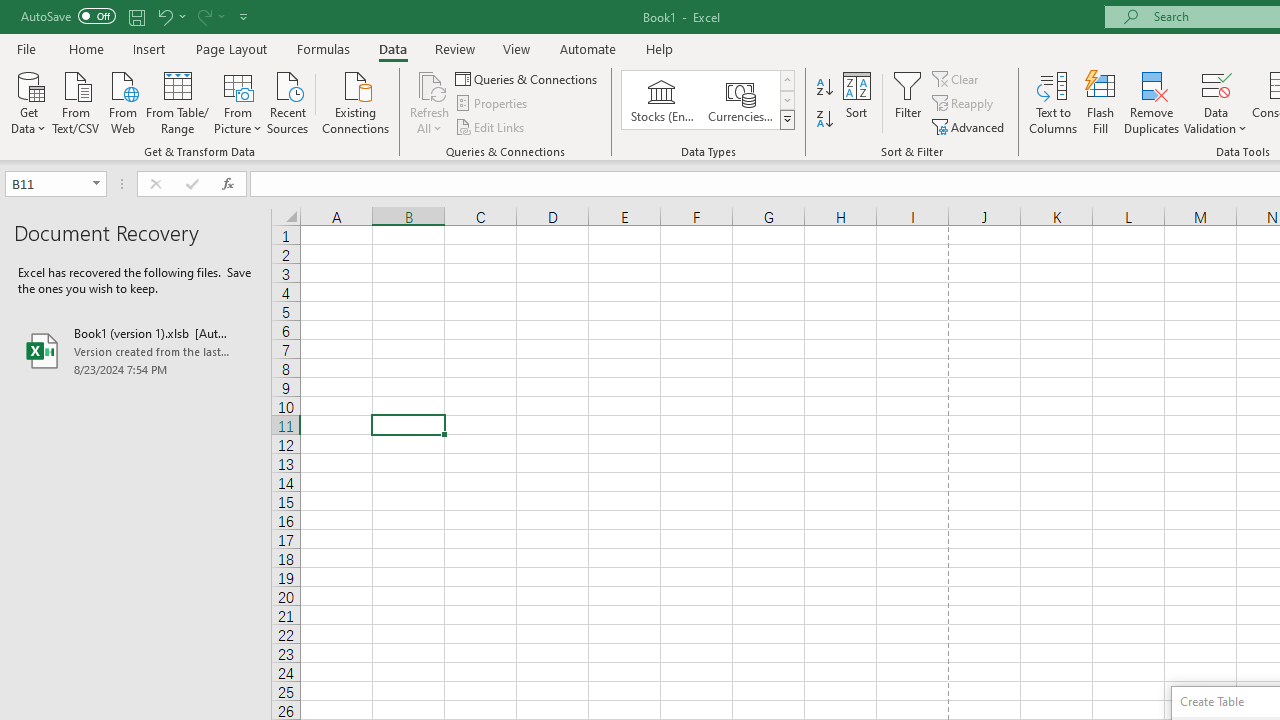 This screenshot has width=1280, height=720. Describe the element at coordinates (786, 119) in the screenshot. I see `'Class: NetUIImage'` at that location.